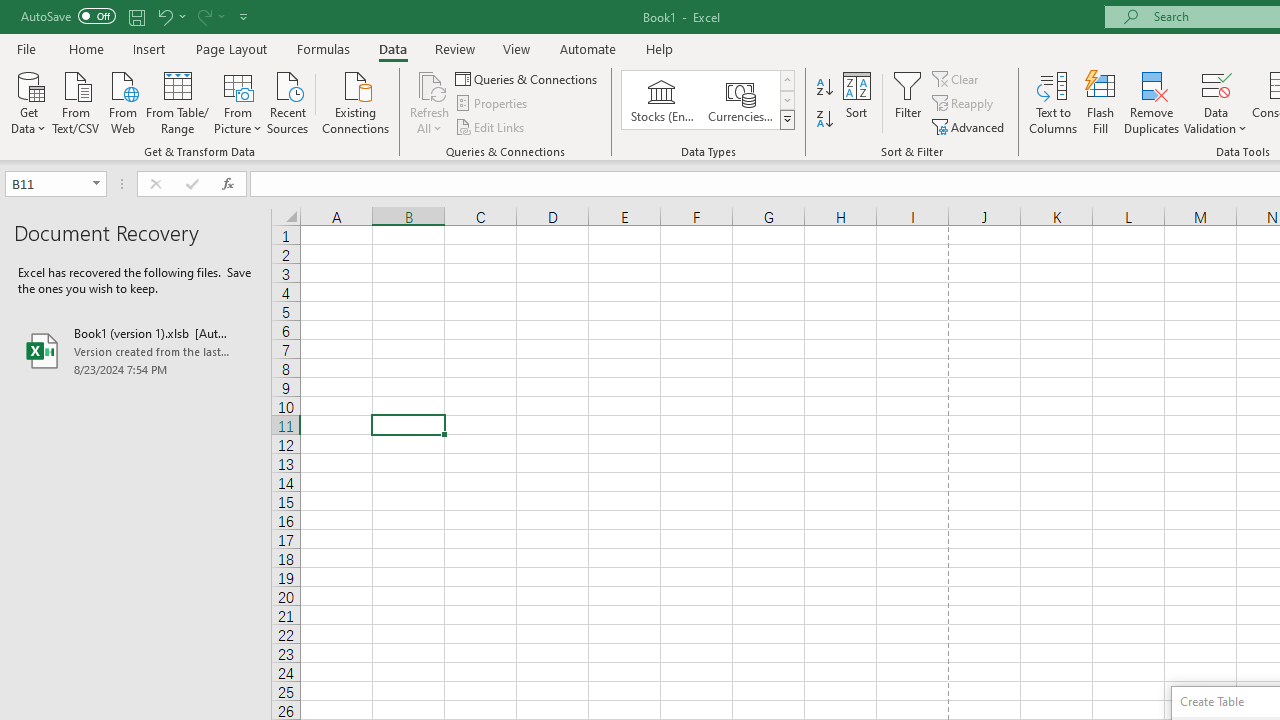 This screenshot has width=1280, height=720. Describe the element at coordinates (786, 119) in the screenshot. I see `'Class: NetUIImage'` at that location.